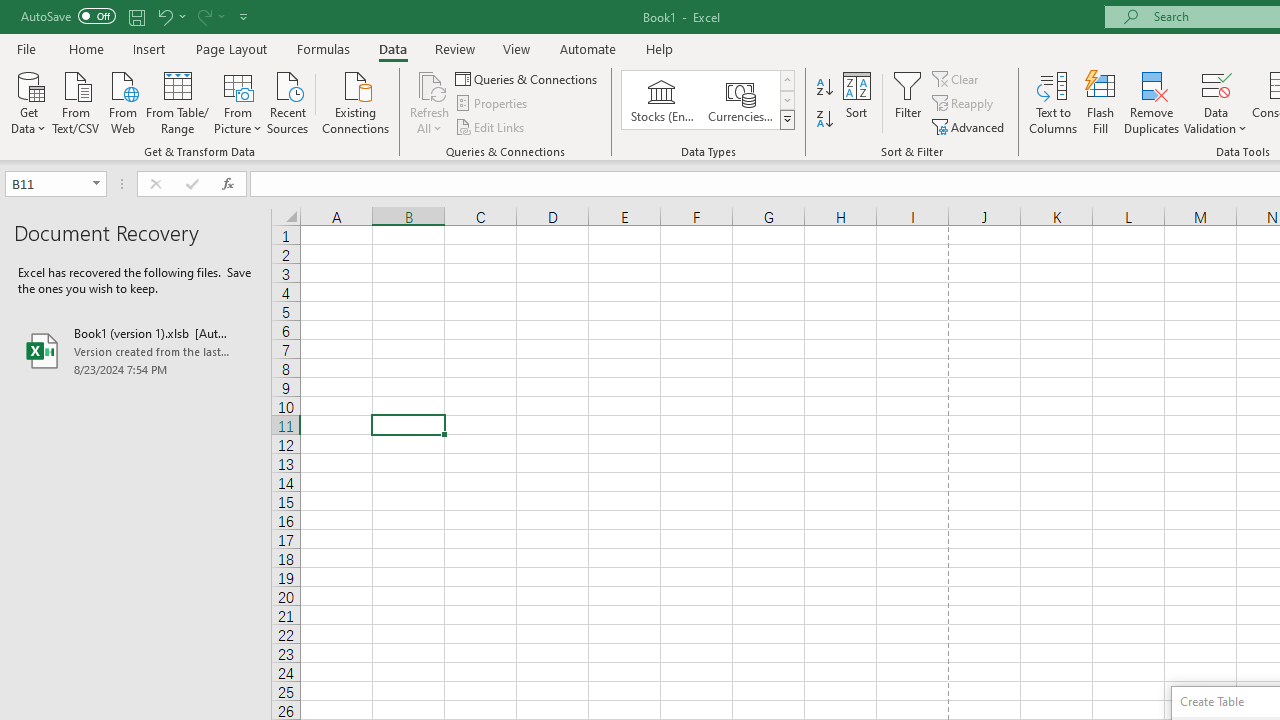 This screenshot has width=1280, height=720. Describe the element at coordinates (786, 119) in the screenshot. I see `'Class: NetUIImage'` at that location.